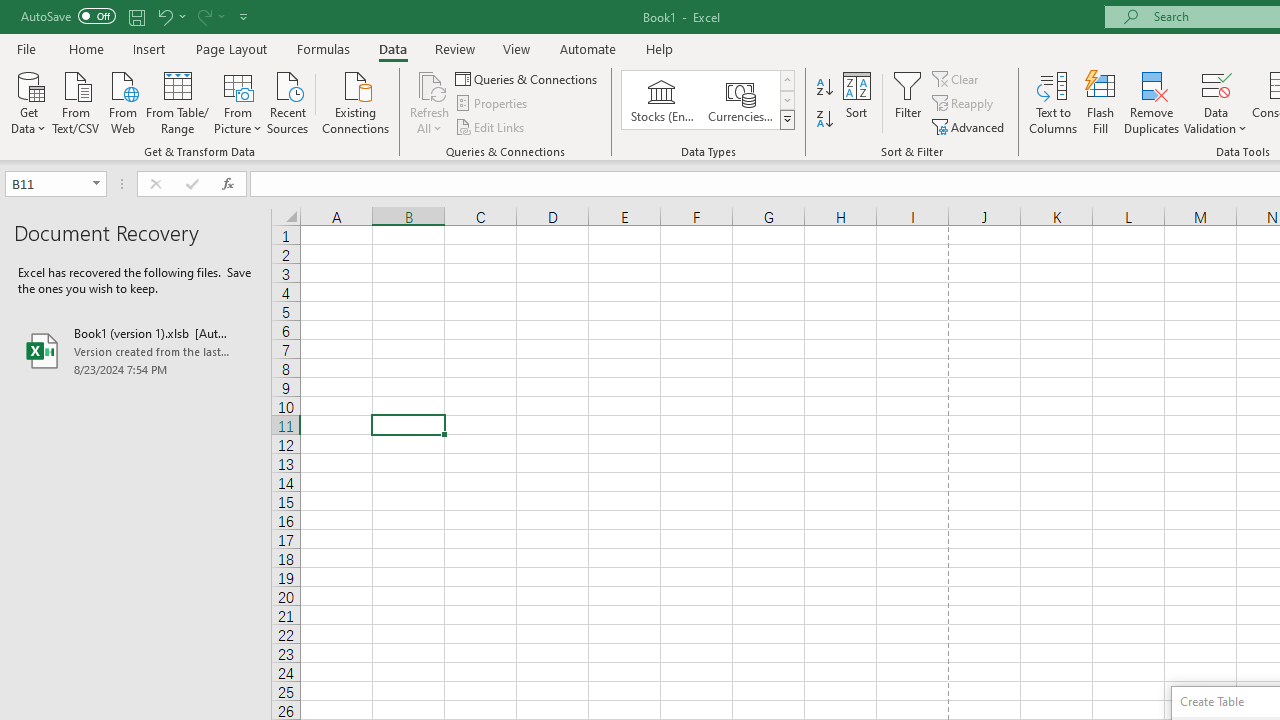 This screenshot has width=1280, height=720. Describe the element at coordinates (786, 119) in the screenshot. I see `'Class: NetUIImage'` at that location.